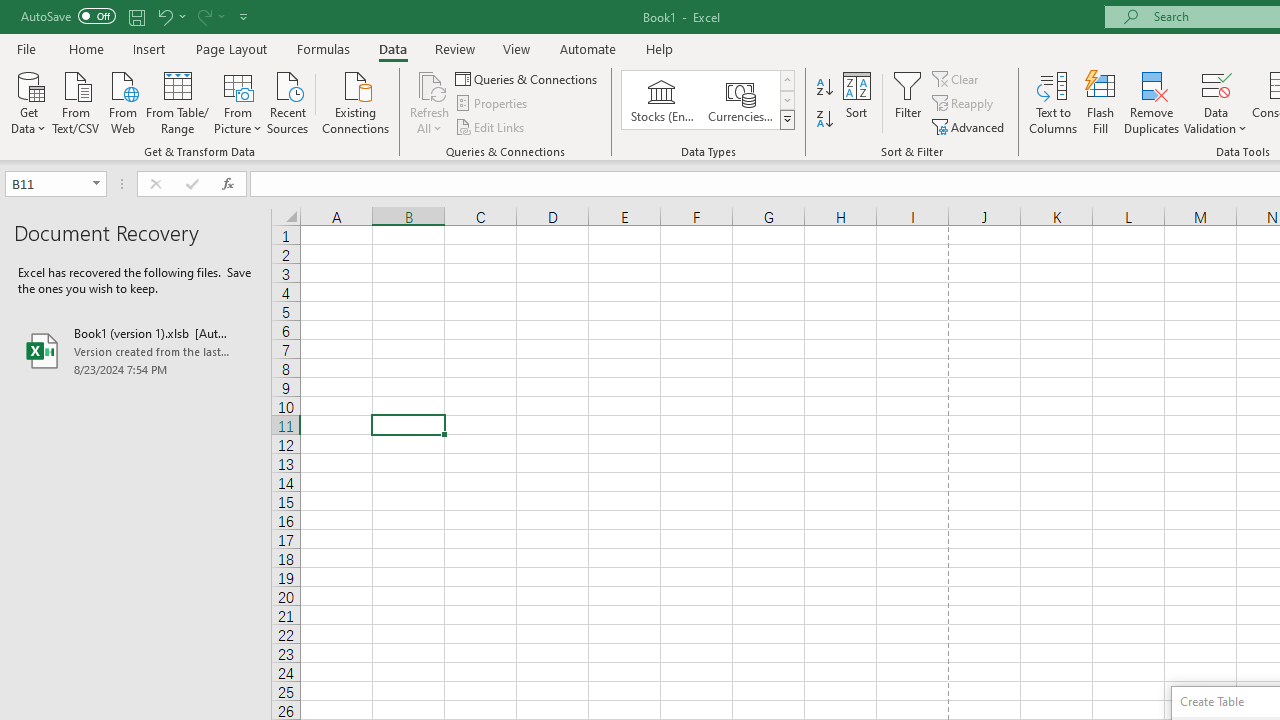 This screenshot has width=1280, height=720. Describe the element at coordinates (786, 119) in the screenshot. I see `'Class: NetUIImage'` at that location.